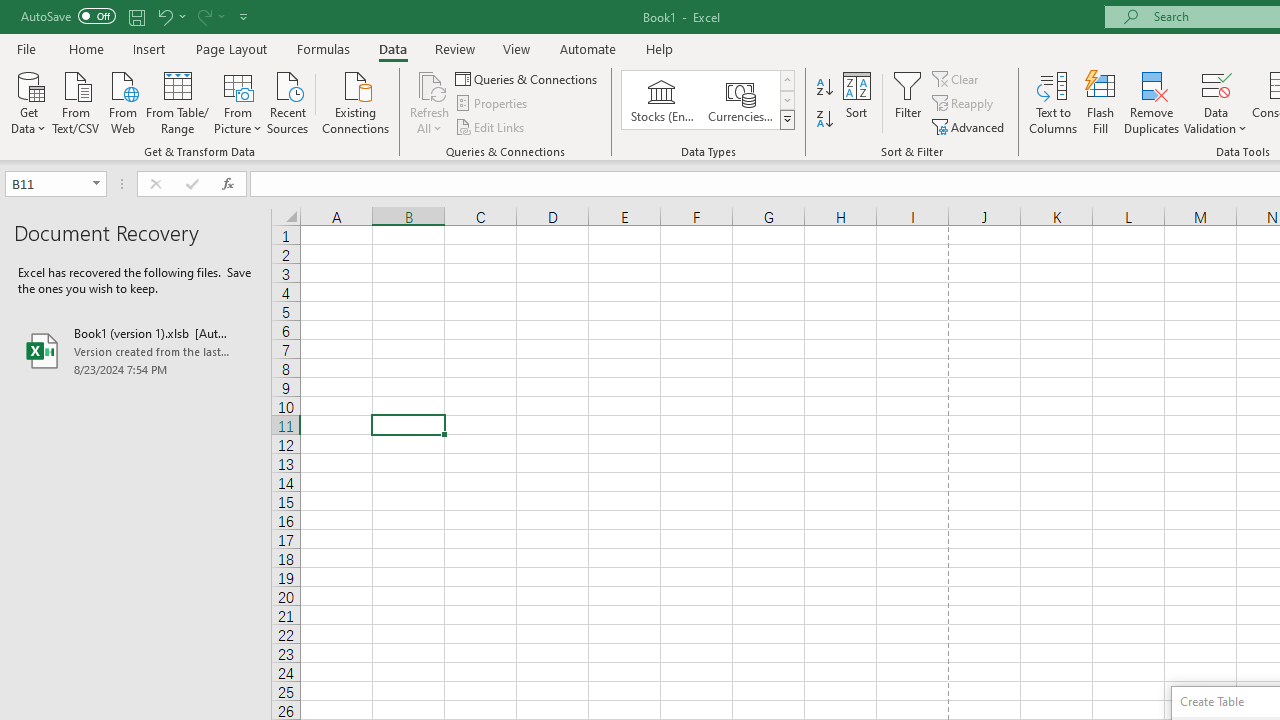 This screenshot has width=1280, height=720. Describe the element at coordinates (786, 119) in the screenshot. I see `'Class: NetUIImage'` at that location.